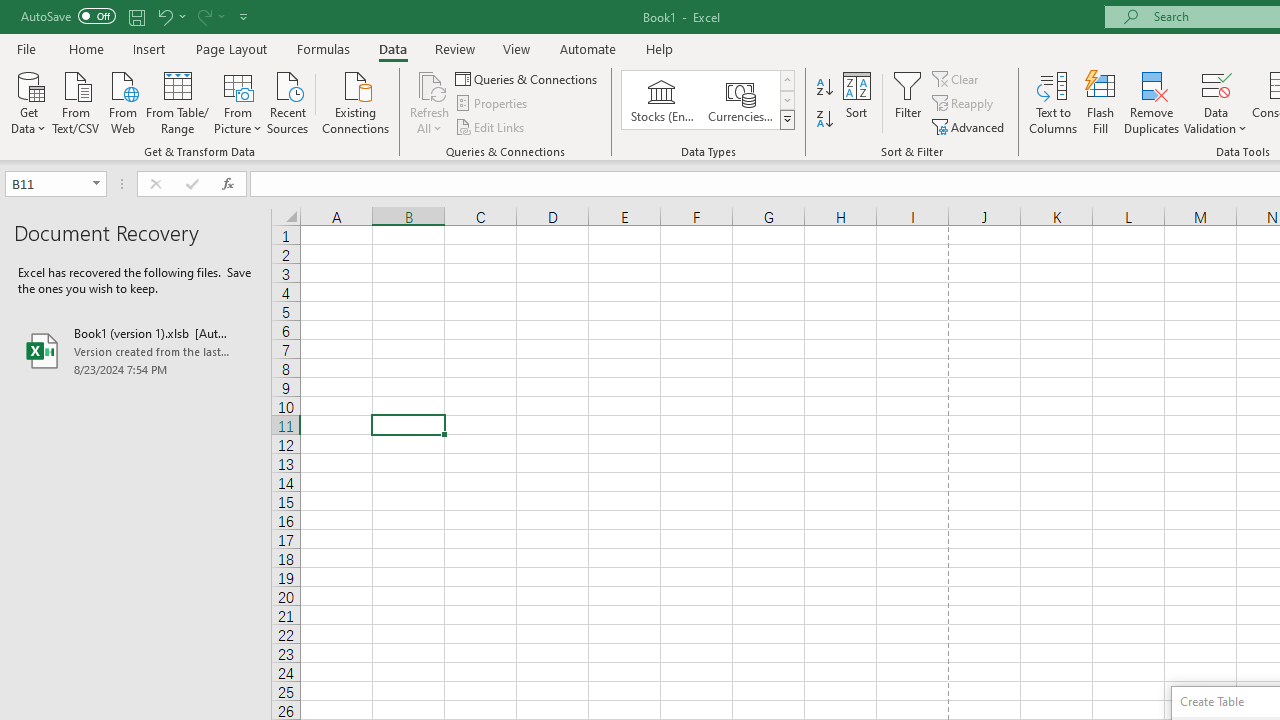 This screenshot has width=1280, height=720. Describe the element at coordinates (786, 119) in the screenshot. I see `'Class: NetUIImage'` at that location.